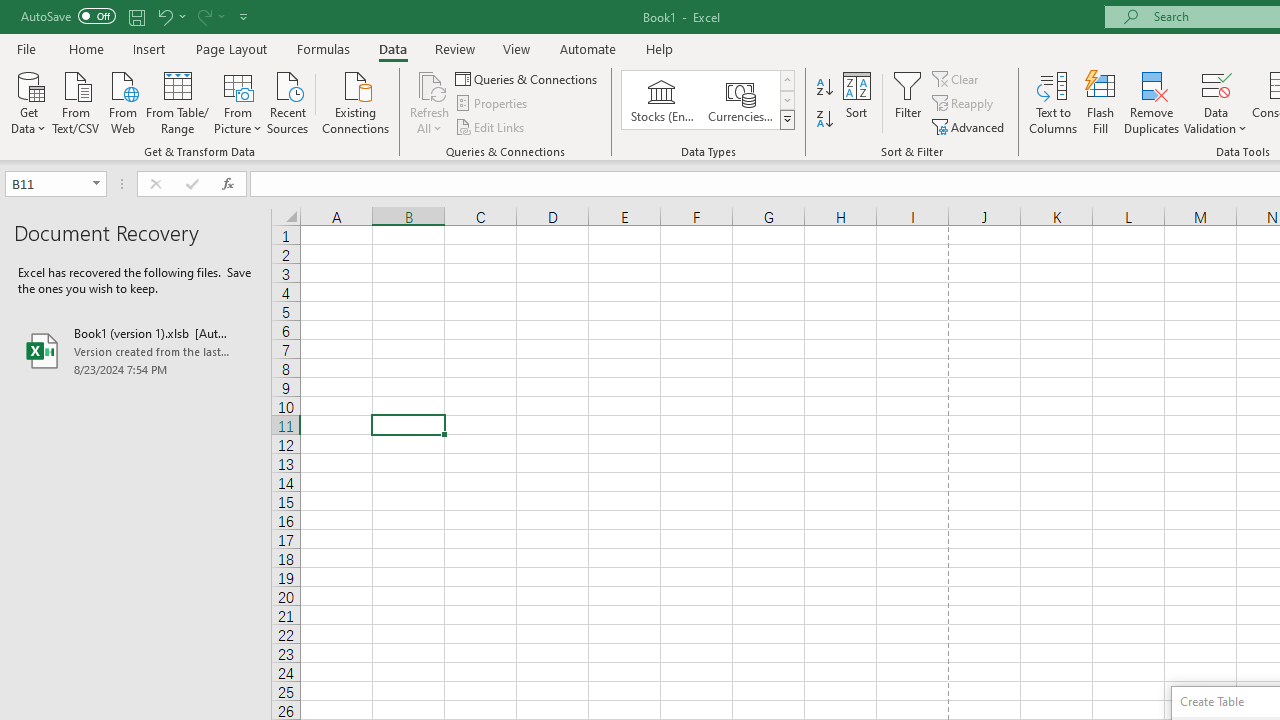 This screenshot has width=1280, height=720. Describe the element at coordinates (786, 119) in the screenshot. I see `'Class: NetUIImage'` at that location.